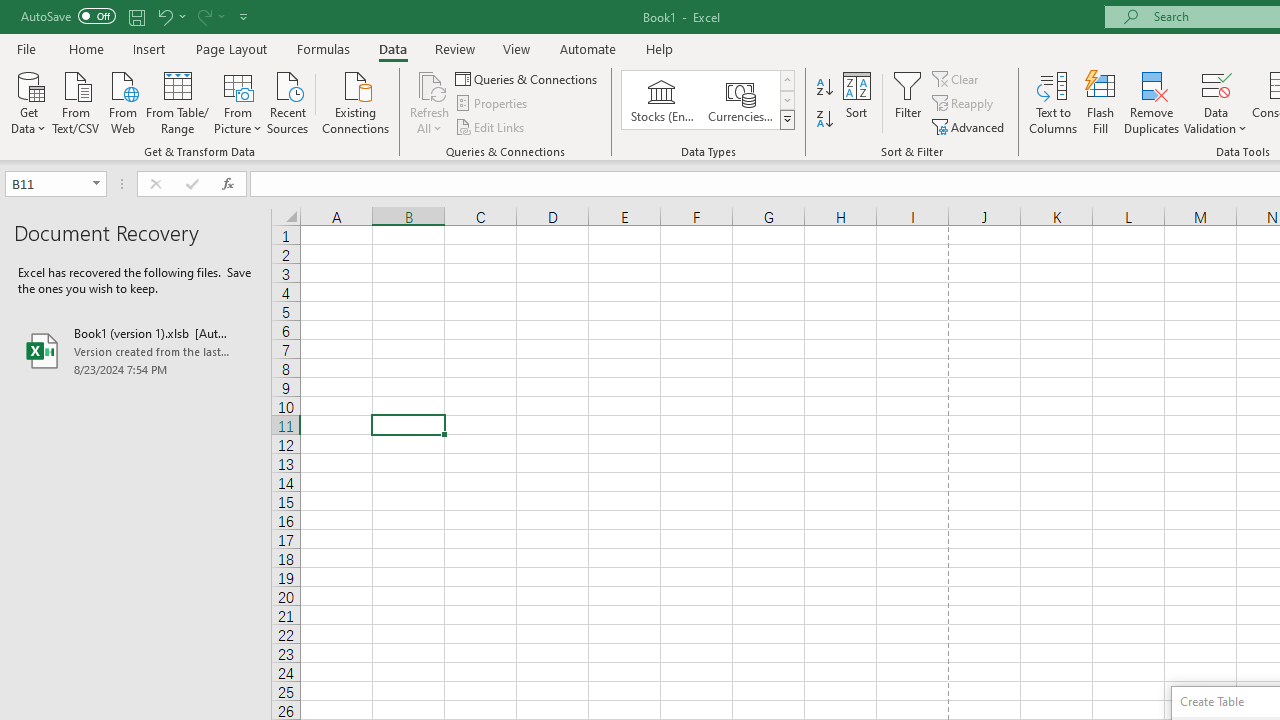 This screenshot has width=1280, height=720. Describe the element at coordinates (786, 119) in the screenshot. I see `'Class: NetUIImage'` at that location.